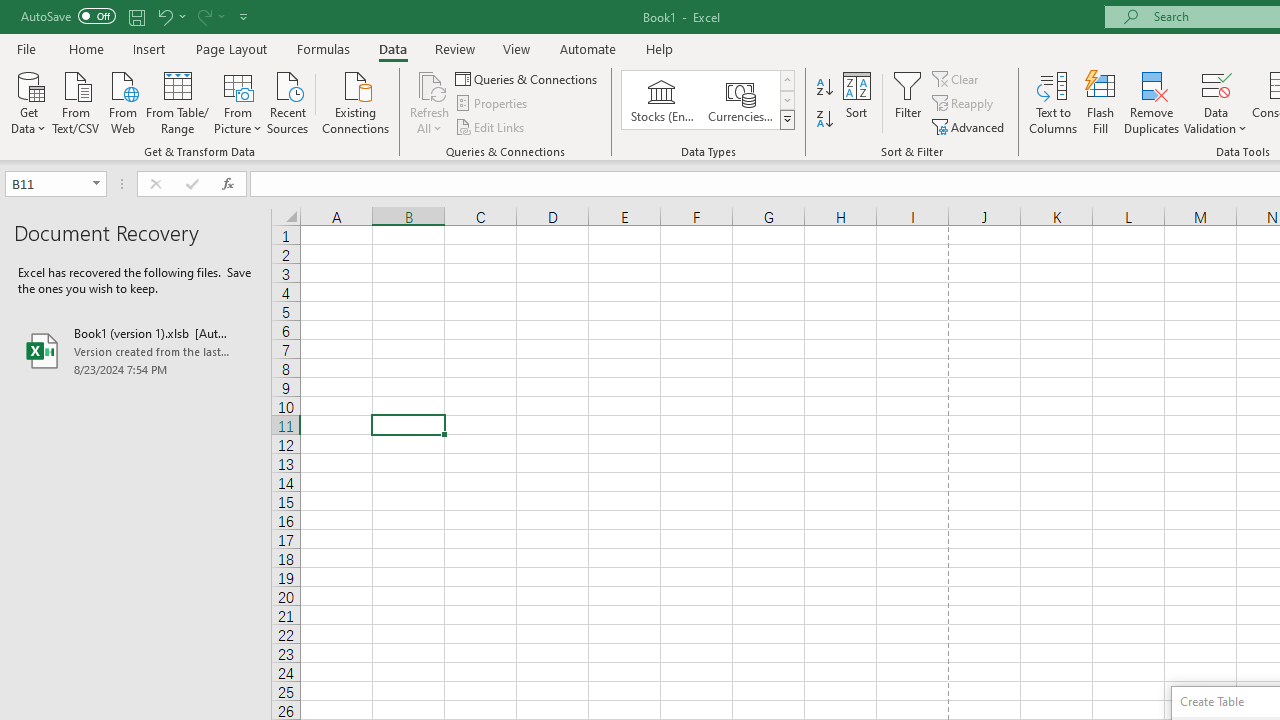 This screenshot has width=1280, height=720. Describe the element at coordinates (786, 119) in the screenshot. I see `'Class: NetUIImage'` at that location.